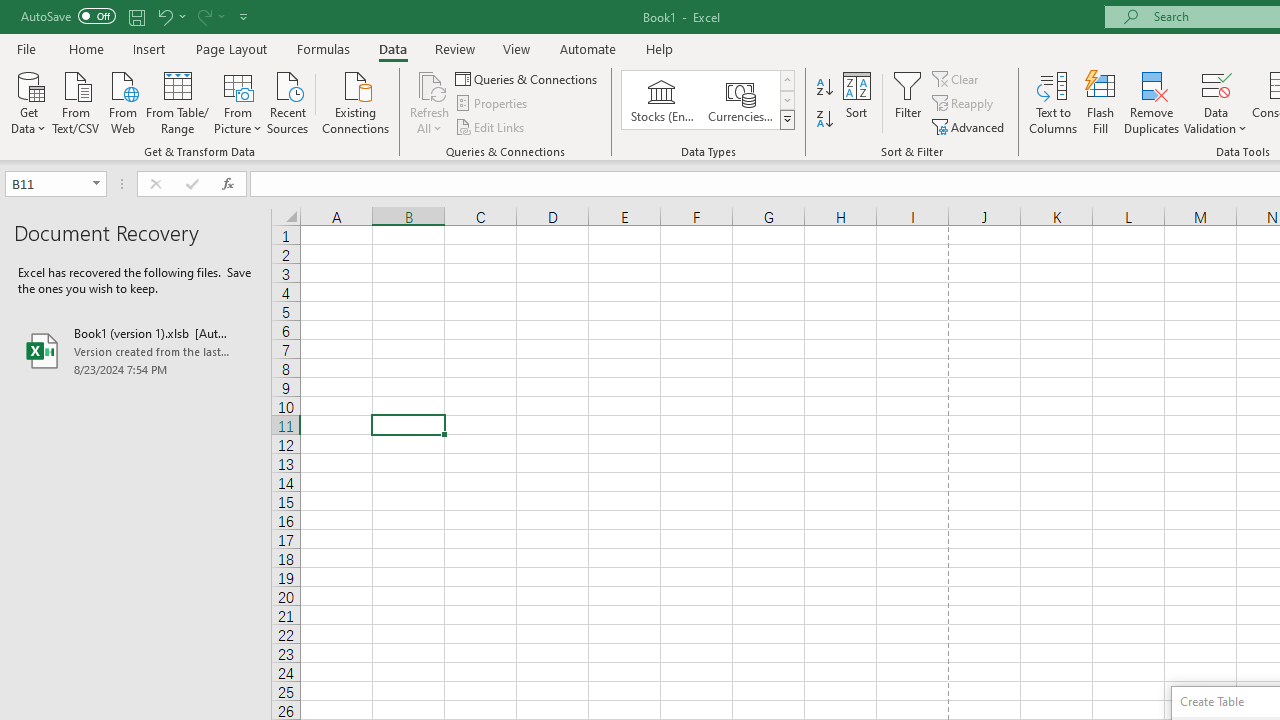 This screenshot has width=1280, height=720. Describe the element at coordinates (786, 119) in the screenshot. I see `'Class: NetUIImage'` at that location.